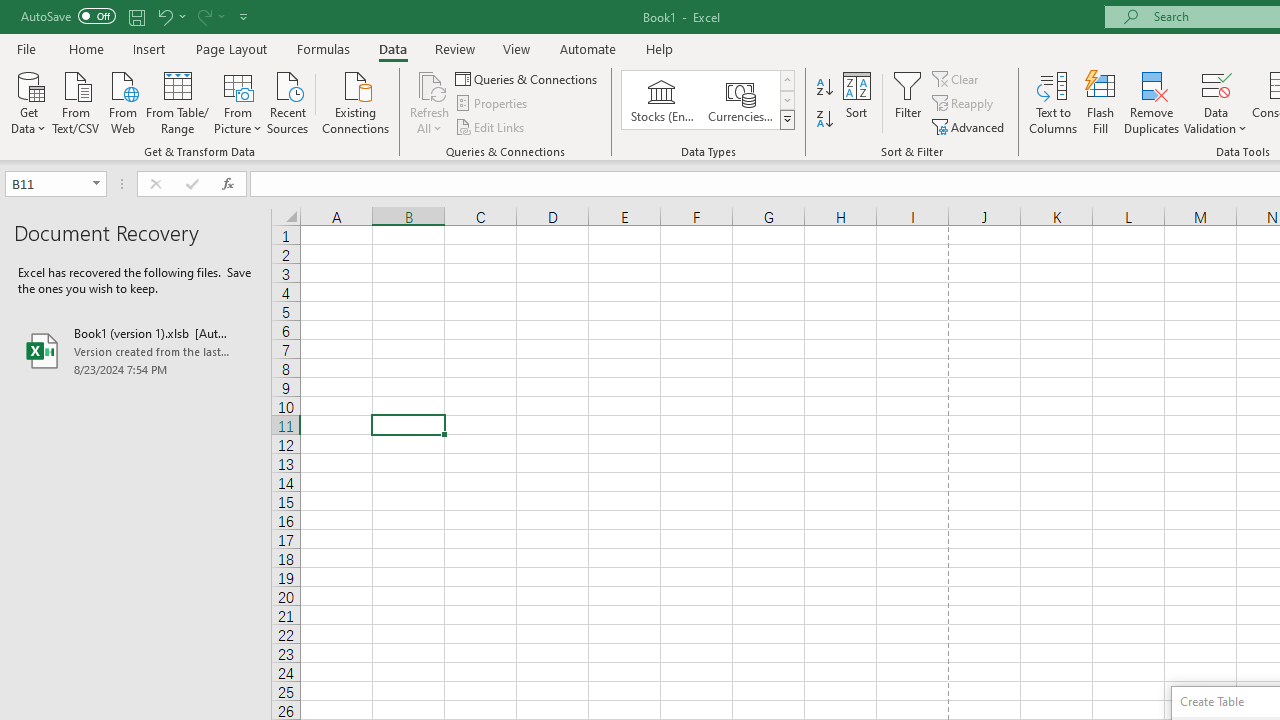 This screenshot has width=1280, height=720. Describe the element at coordinates (786, 119) in the screenshot. I see `'Class: NetUIImage'` at that location.